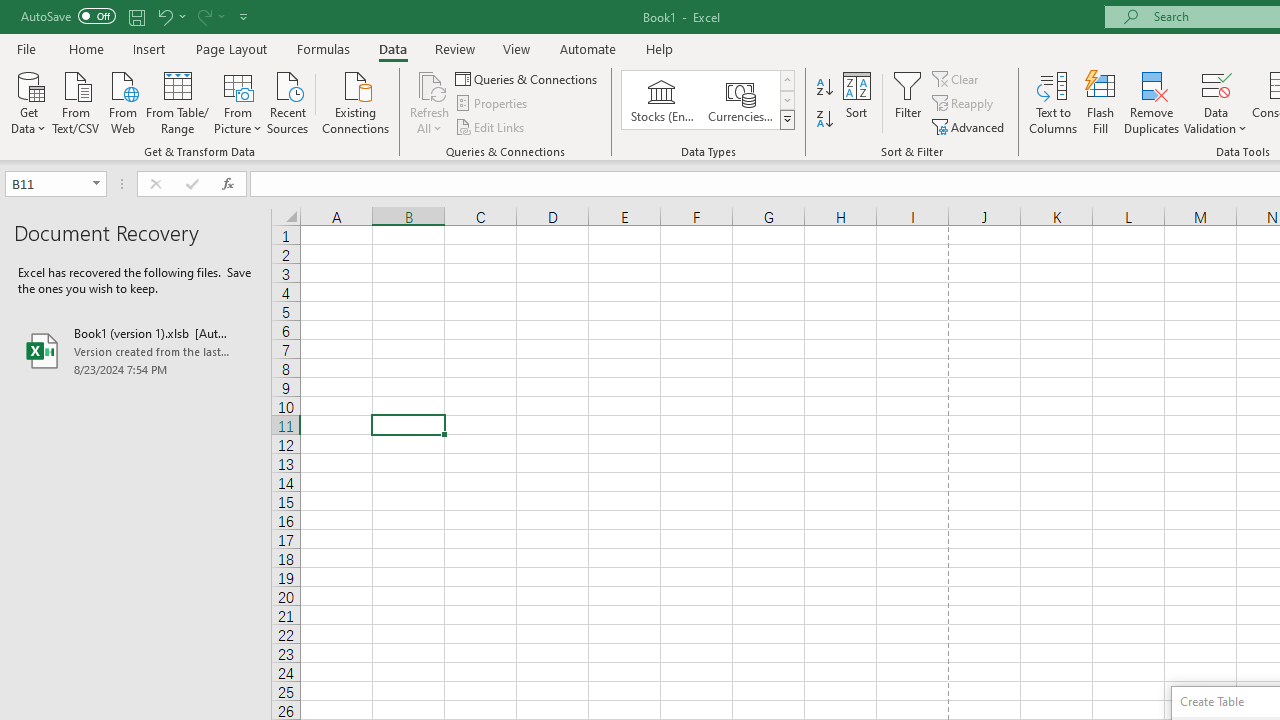 This screenshot has width=1280, height=720. Describe the element at coordinates (786, 119) in the screenshot. I see `'Class: NetUIImage'` at that location.